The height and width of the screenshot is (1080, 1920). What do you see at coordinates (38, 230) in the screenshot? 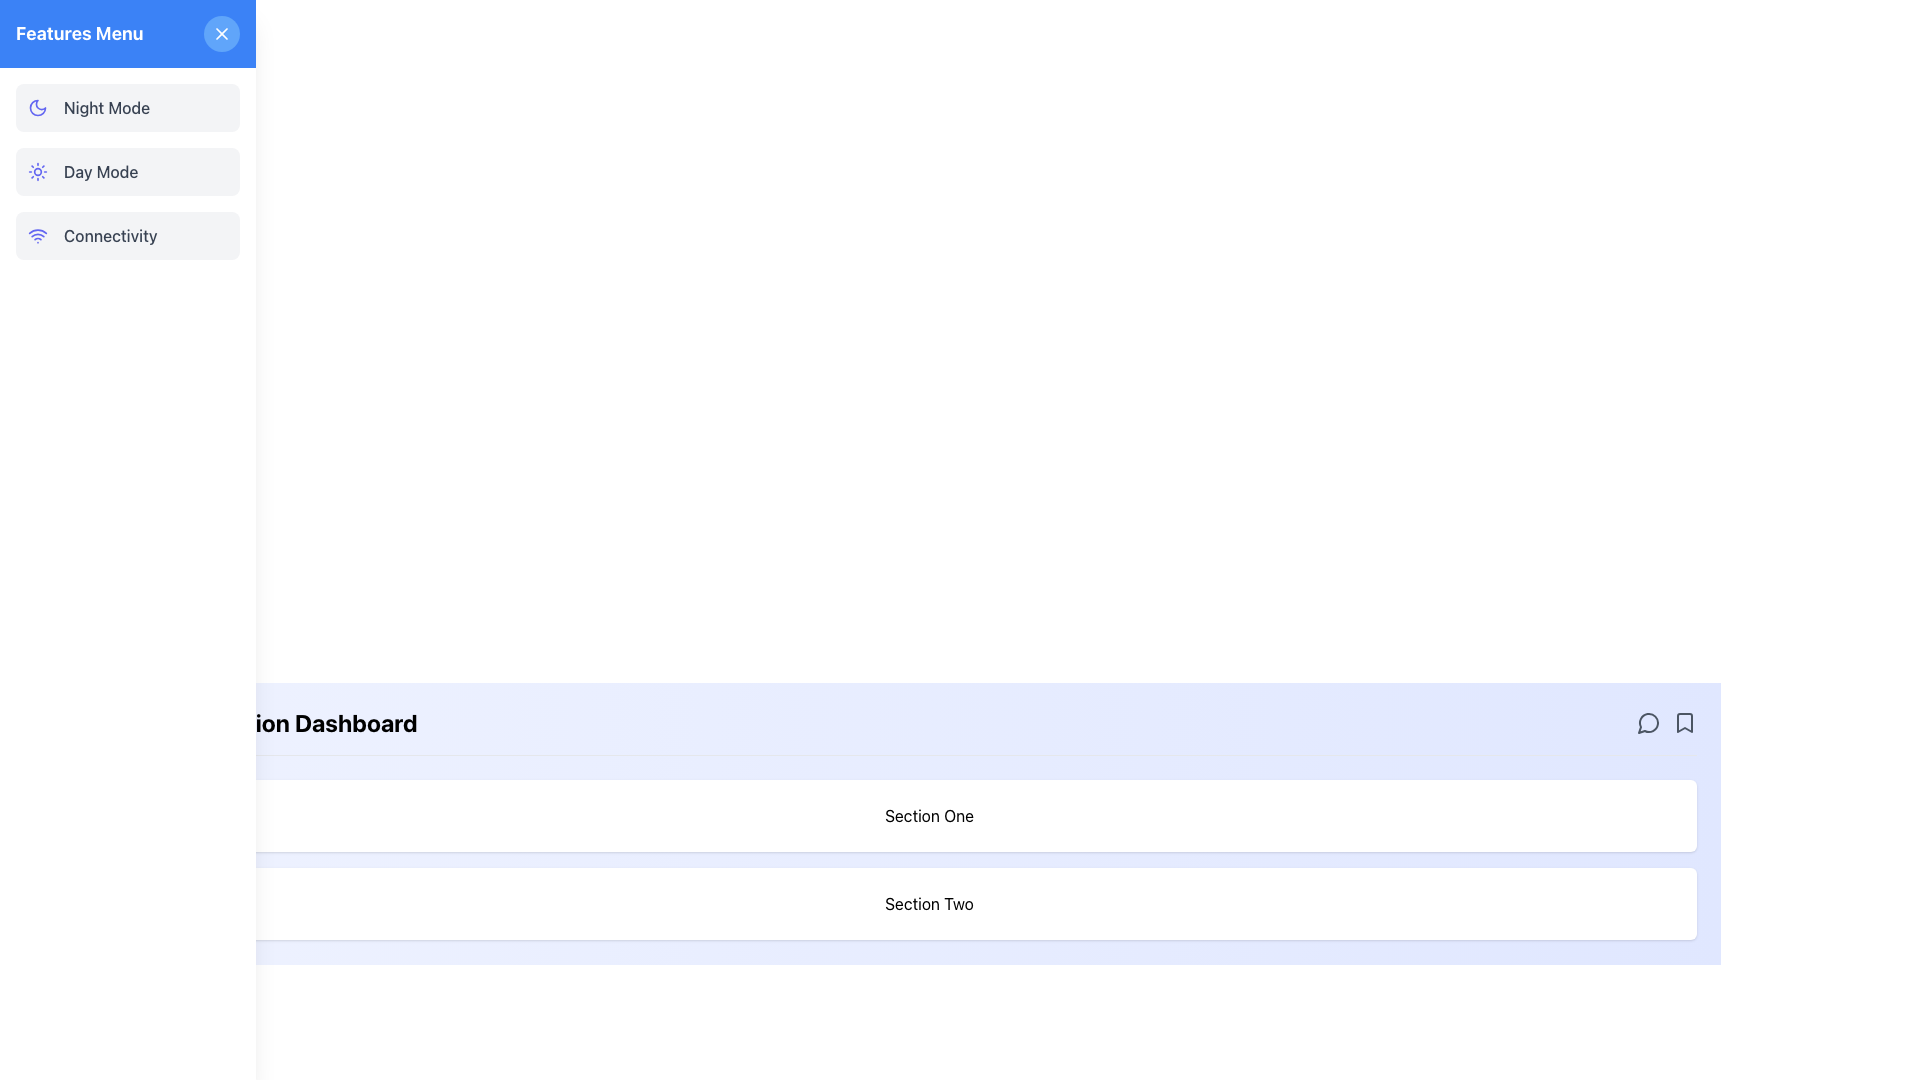
I see `the second layer of the Wi-Fi icon located in the bottom section of the navigation menu` at bounding box center [38, 230].